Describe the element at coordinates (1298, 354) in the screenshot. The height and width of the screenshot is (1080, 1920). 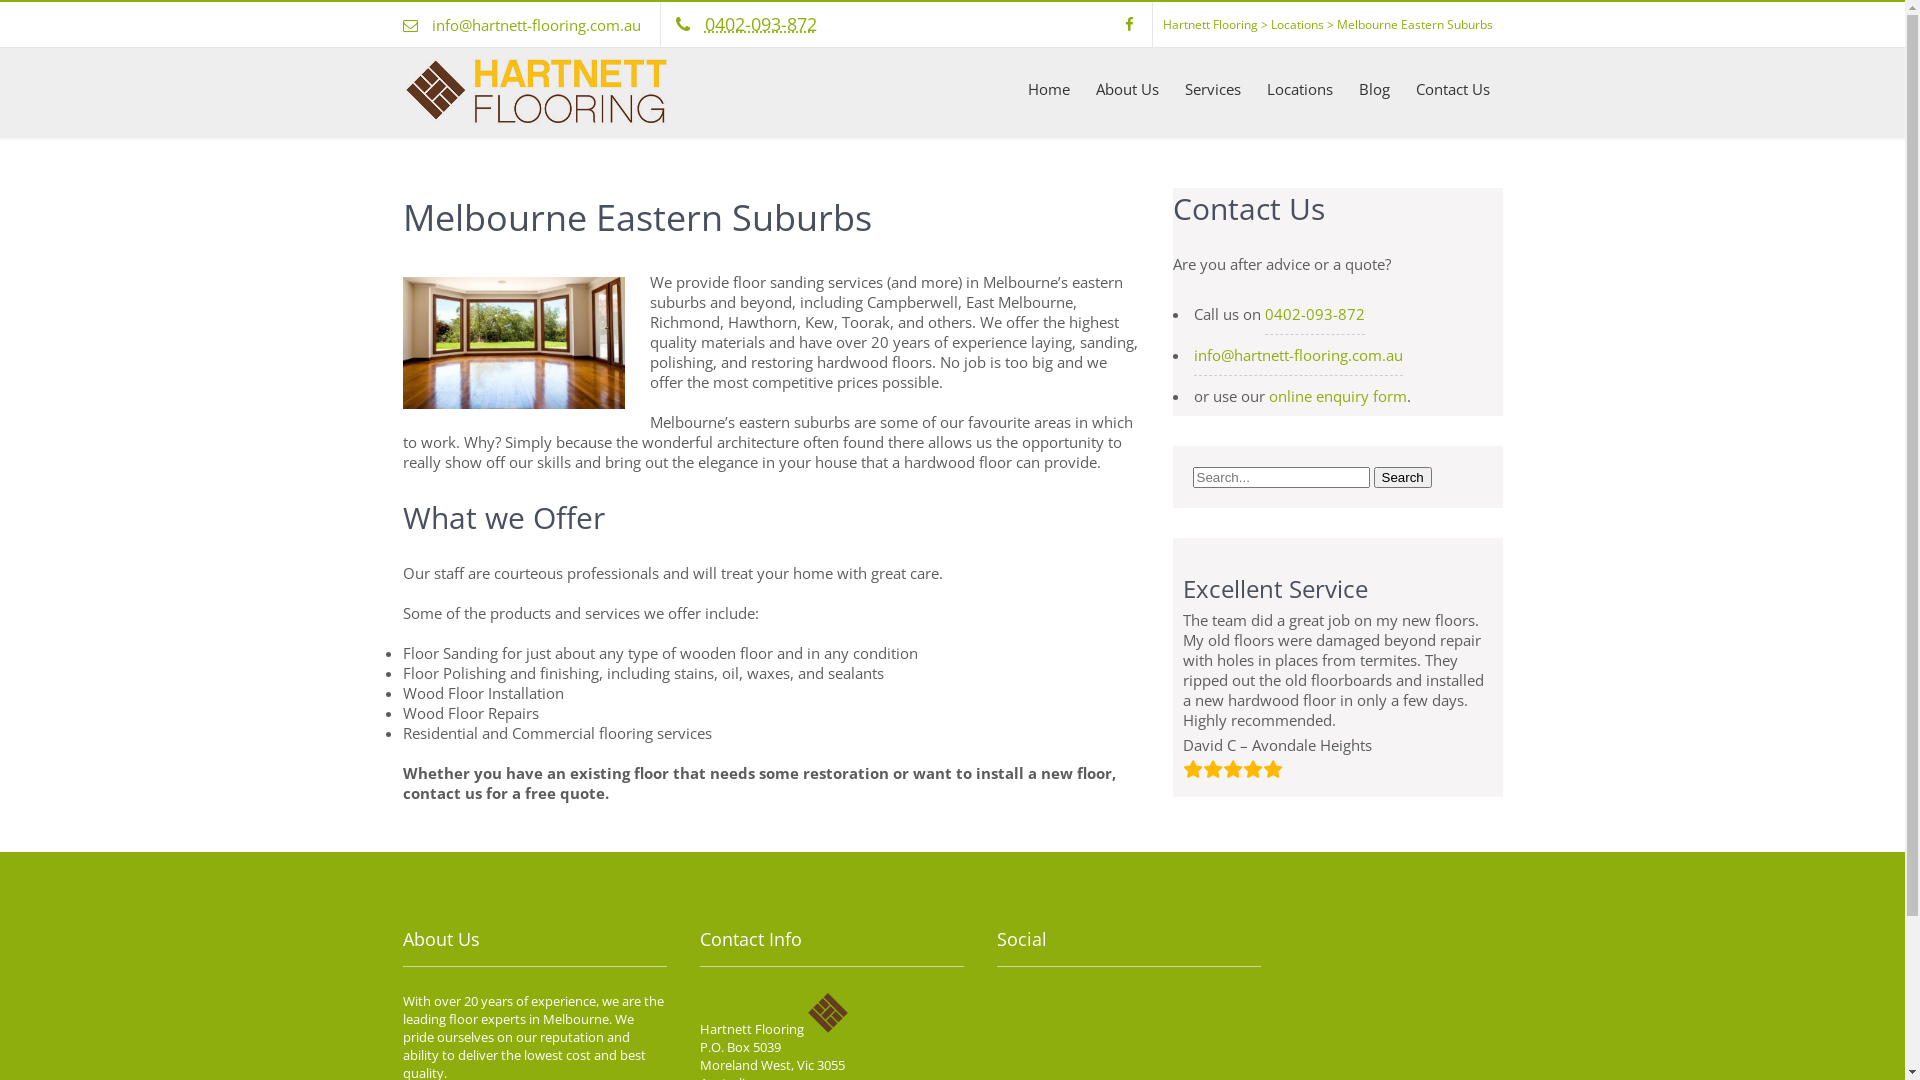
I see `'info@hartnett-flooring.com.au'` at that location.